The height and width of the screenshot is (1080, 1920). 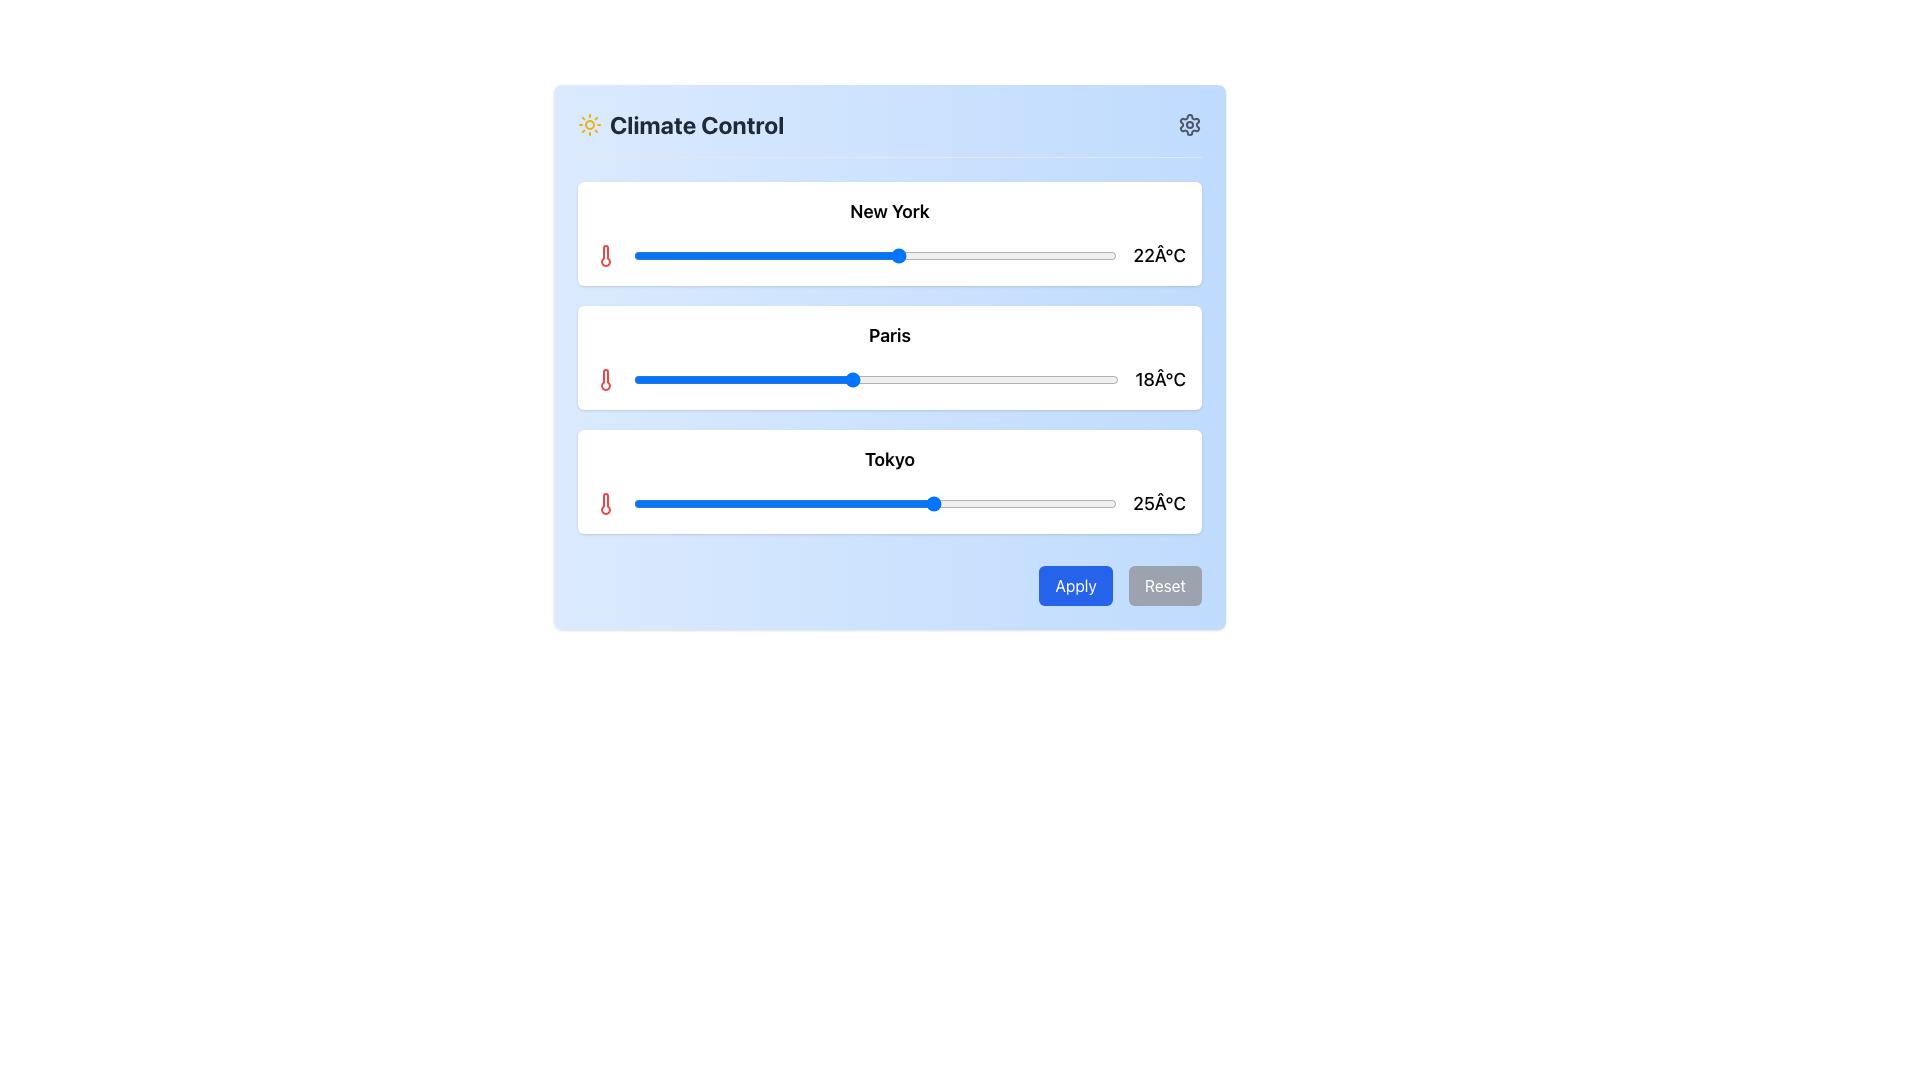 What do you see at coordinates (1081, 380) in the screenshot?
I see `the Paris temperature slider` at bounding box center [1081, 380].